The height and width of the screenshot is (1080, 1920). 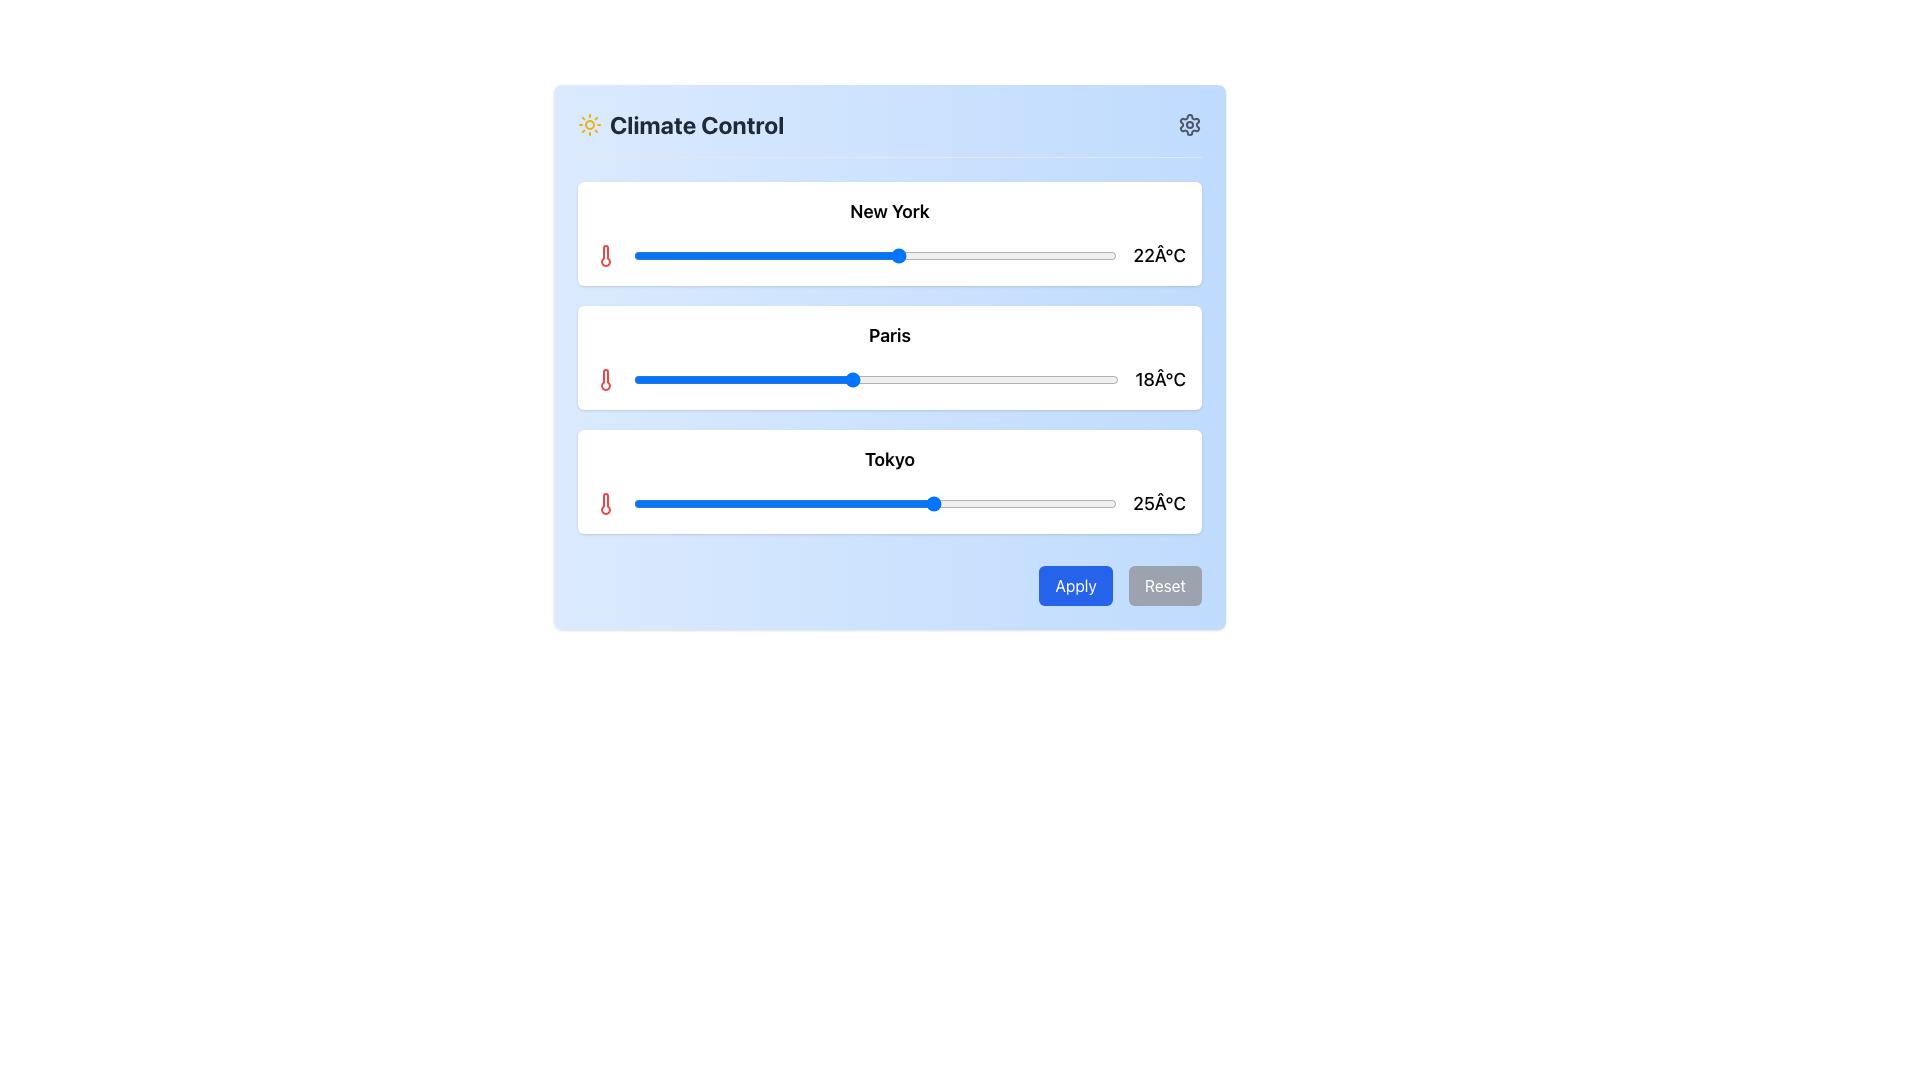 What do you see at coordinates (1081, 380) in the screenshot?
I see `the Paris temperature slider` at bounding box center [1081, 380].